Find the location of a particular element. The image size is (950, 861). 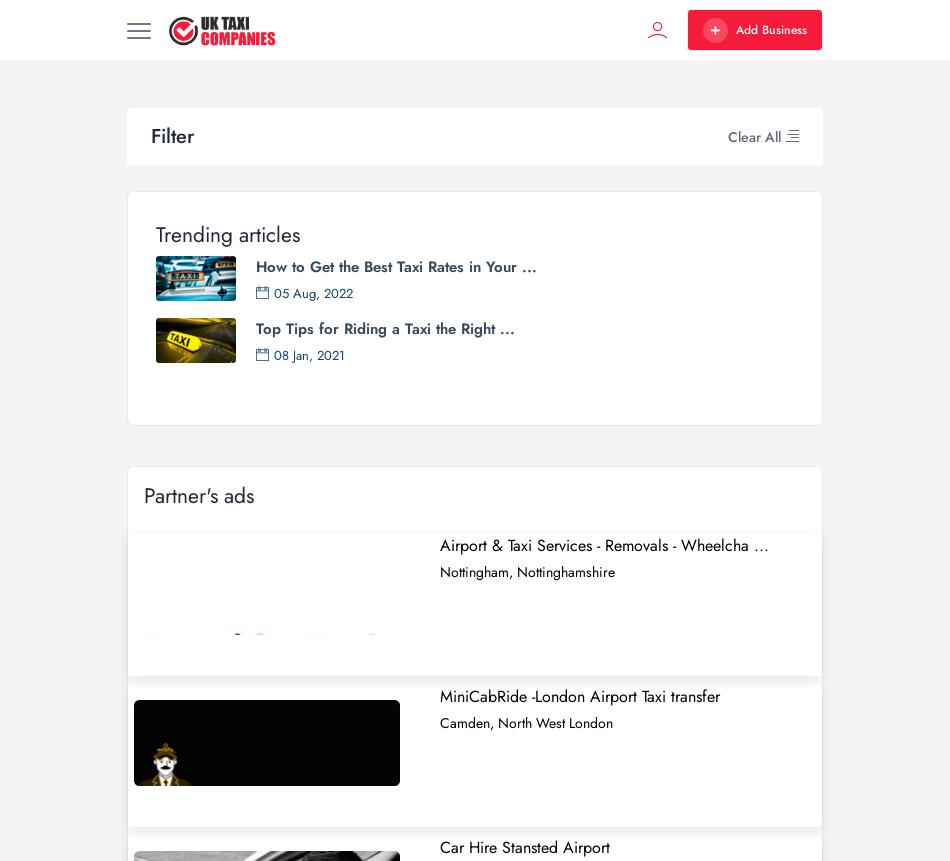

'SA61 2UB' is located at coordinates (642, 88).